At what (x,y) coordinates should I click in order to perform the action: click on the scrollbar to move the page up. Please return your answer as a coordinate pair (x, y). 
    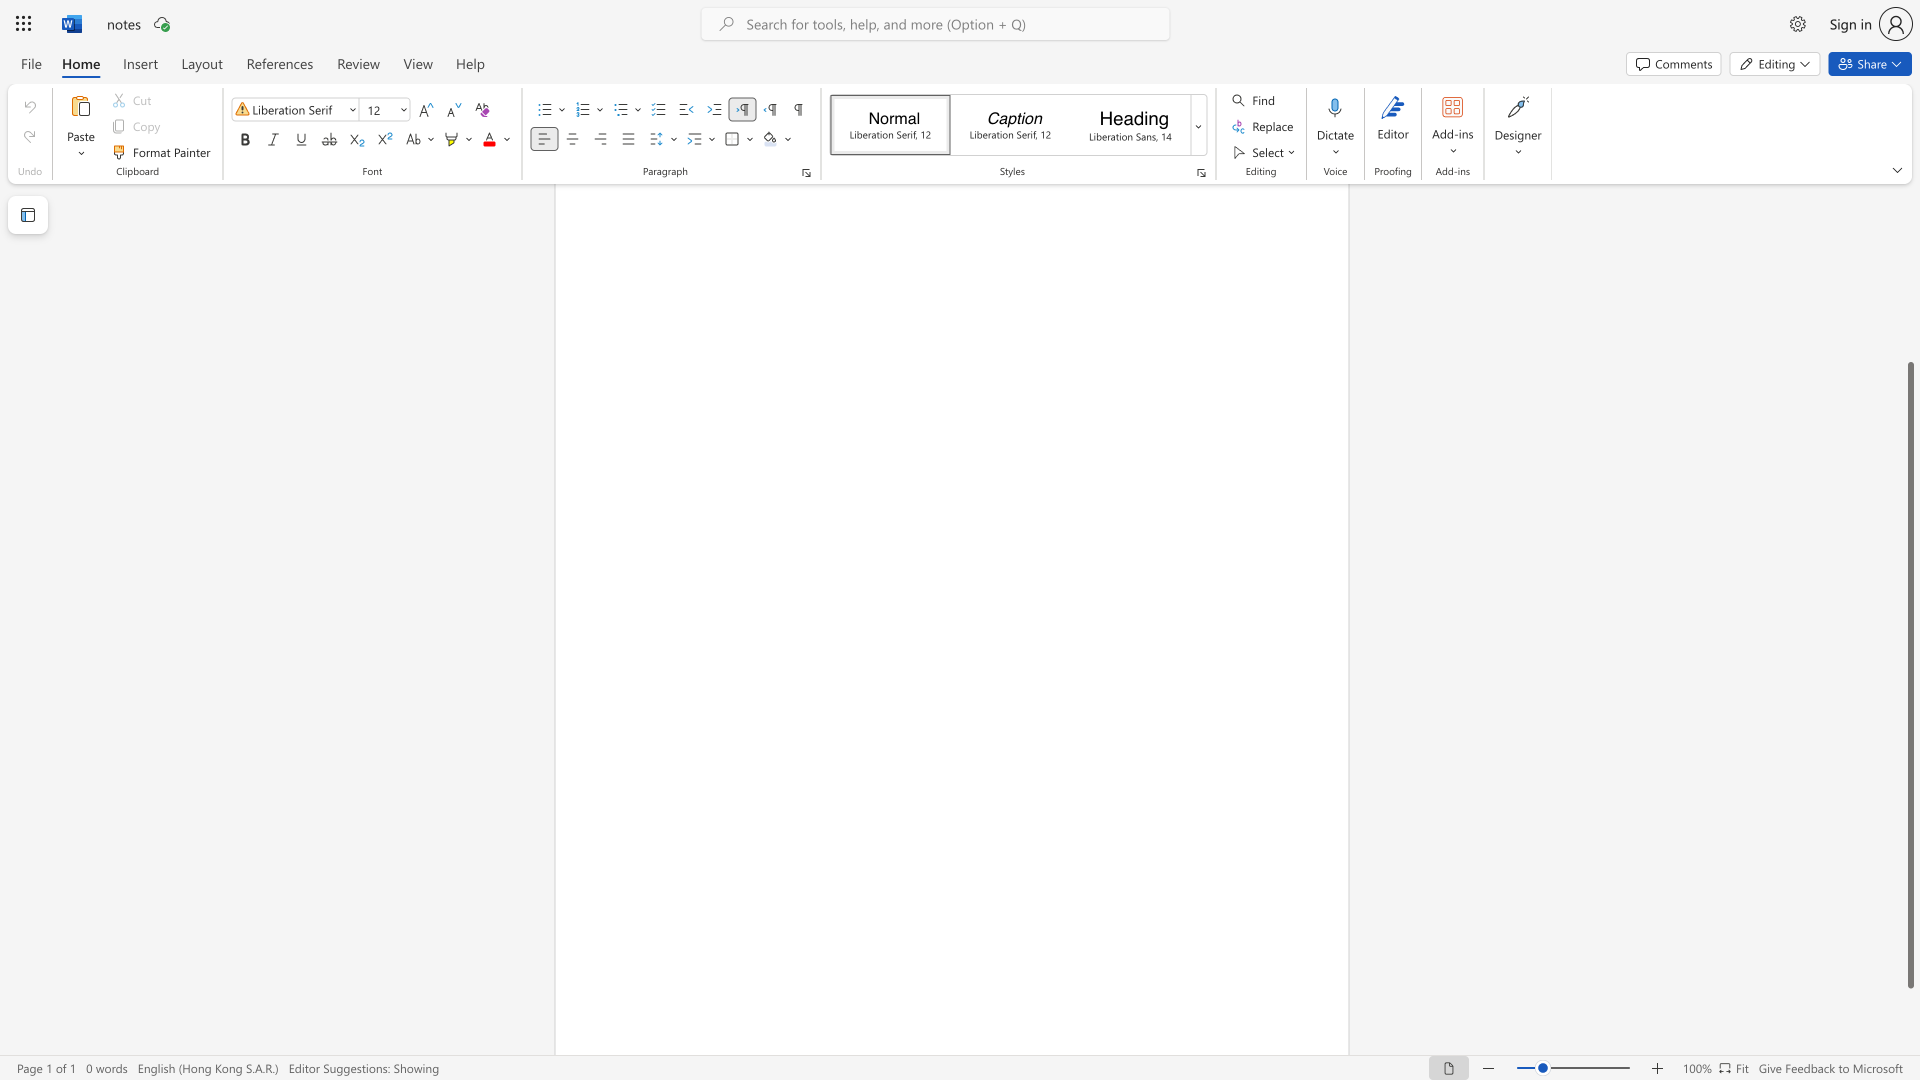
    Looking at the image, I should click on (1909, 300).